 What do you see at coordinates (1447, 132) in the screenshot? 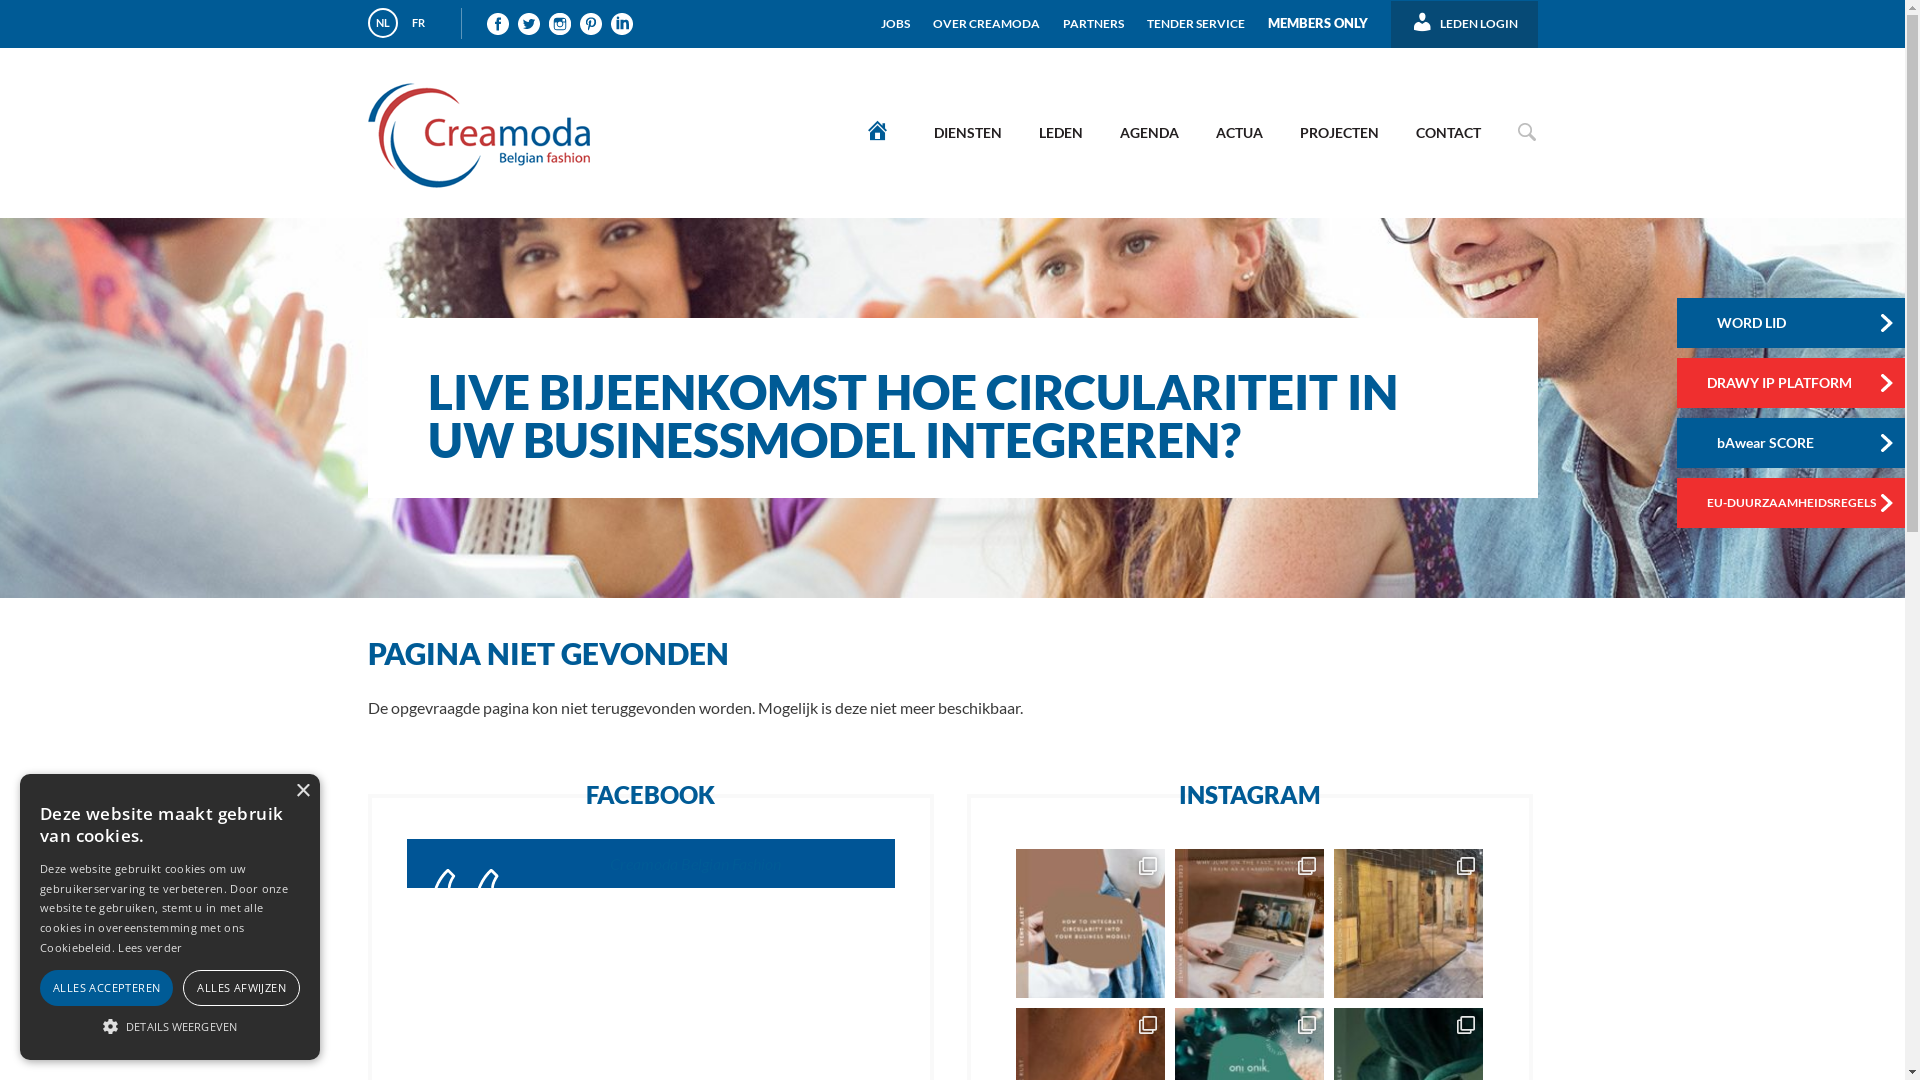
I see `'CONTACT'` at bounding box center [1447, 132].